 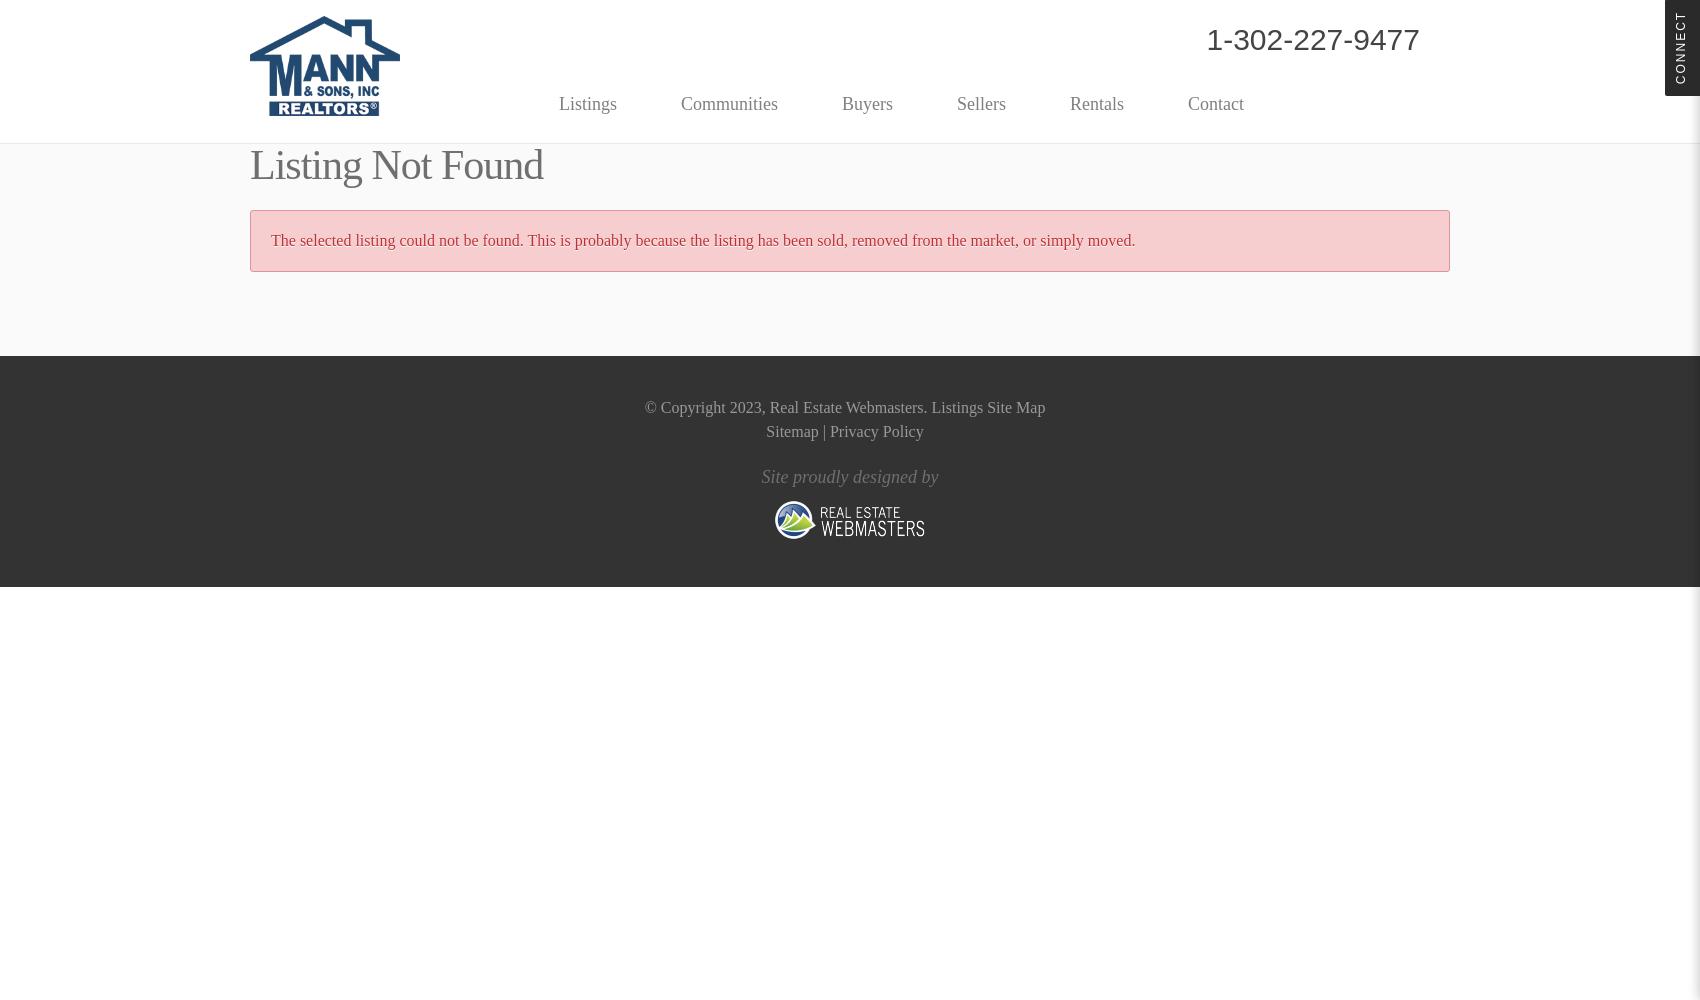 What do you see at coordinates (867, 103) in the screenshot?
I see `'Buyers'` at bounding box center [867, 103].